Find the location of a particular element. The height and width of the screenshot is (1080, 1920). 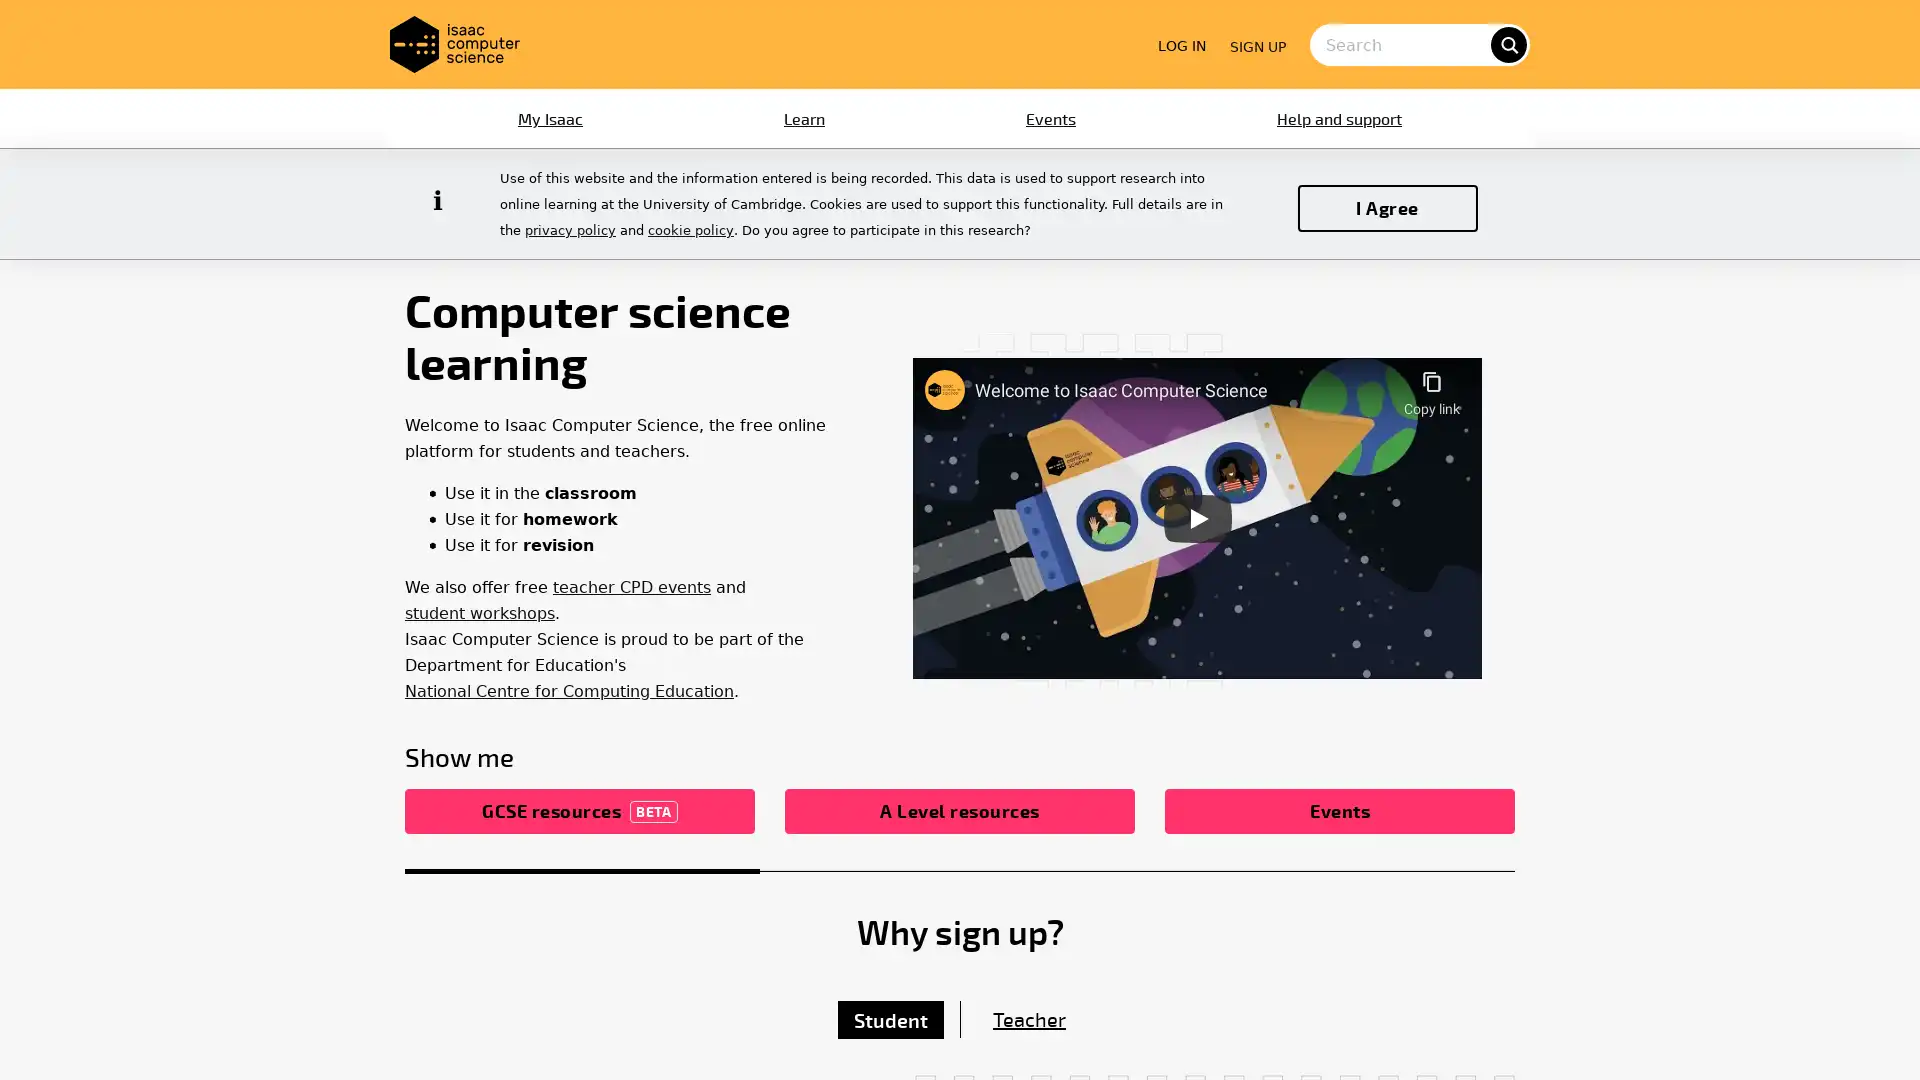

search is located at coordinates (1507, 43).